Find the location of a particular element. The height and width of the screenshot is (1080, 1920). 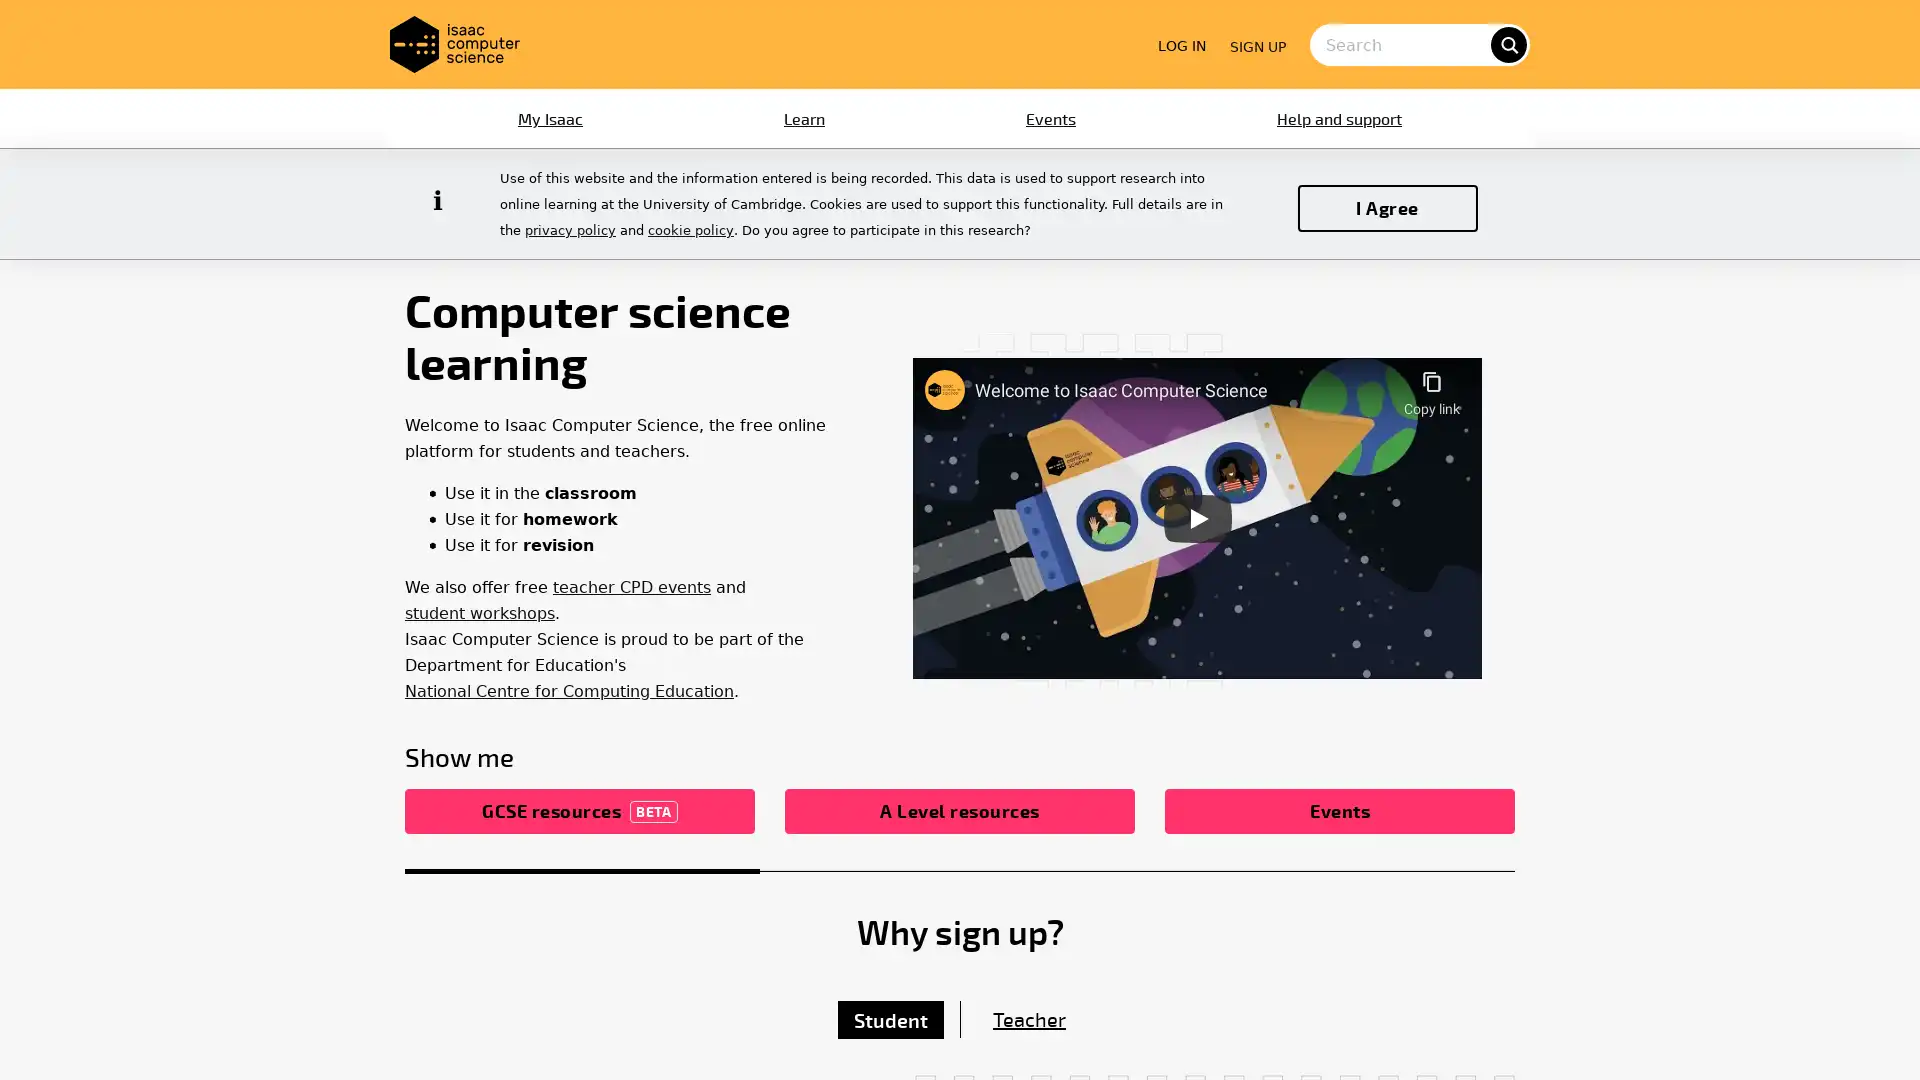

search is located at coordinates (1507, 43).